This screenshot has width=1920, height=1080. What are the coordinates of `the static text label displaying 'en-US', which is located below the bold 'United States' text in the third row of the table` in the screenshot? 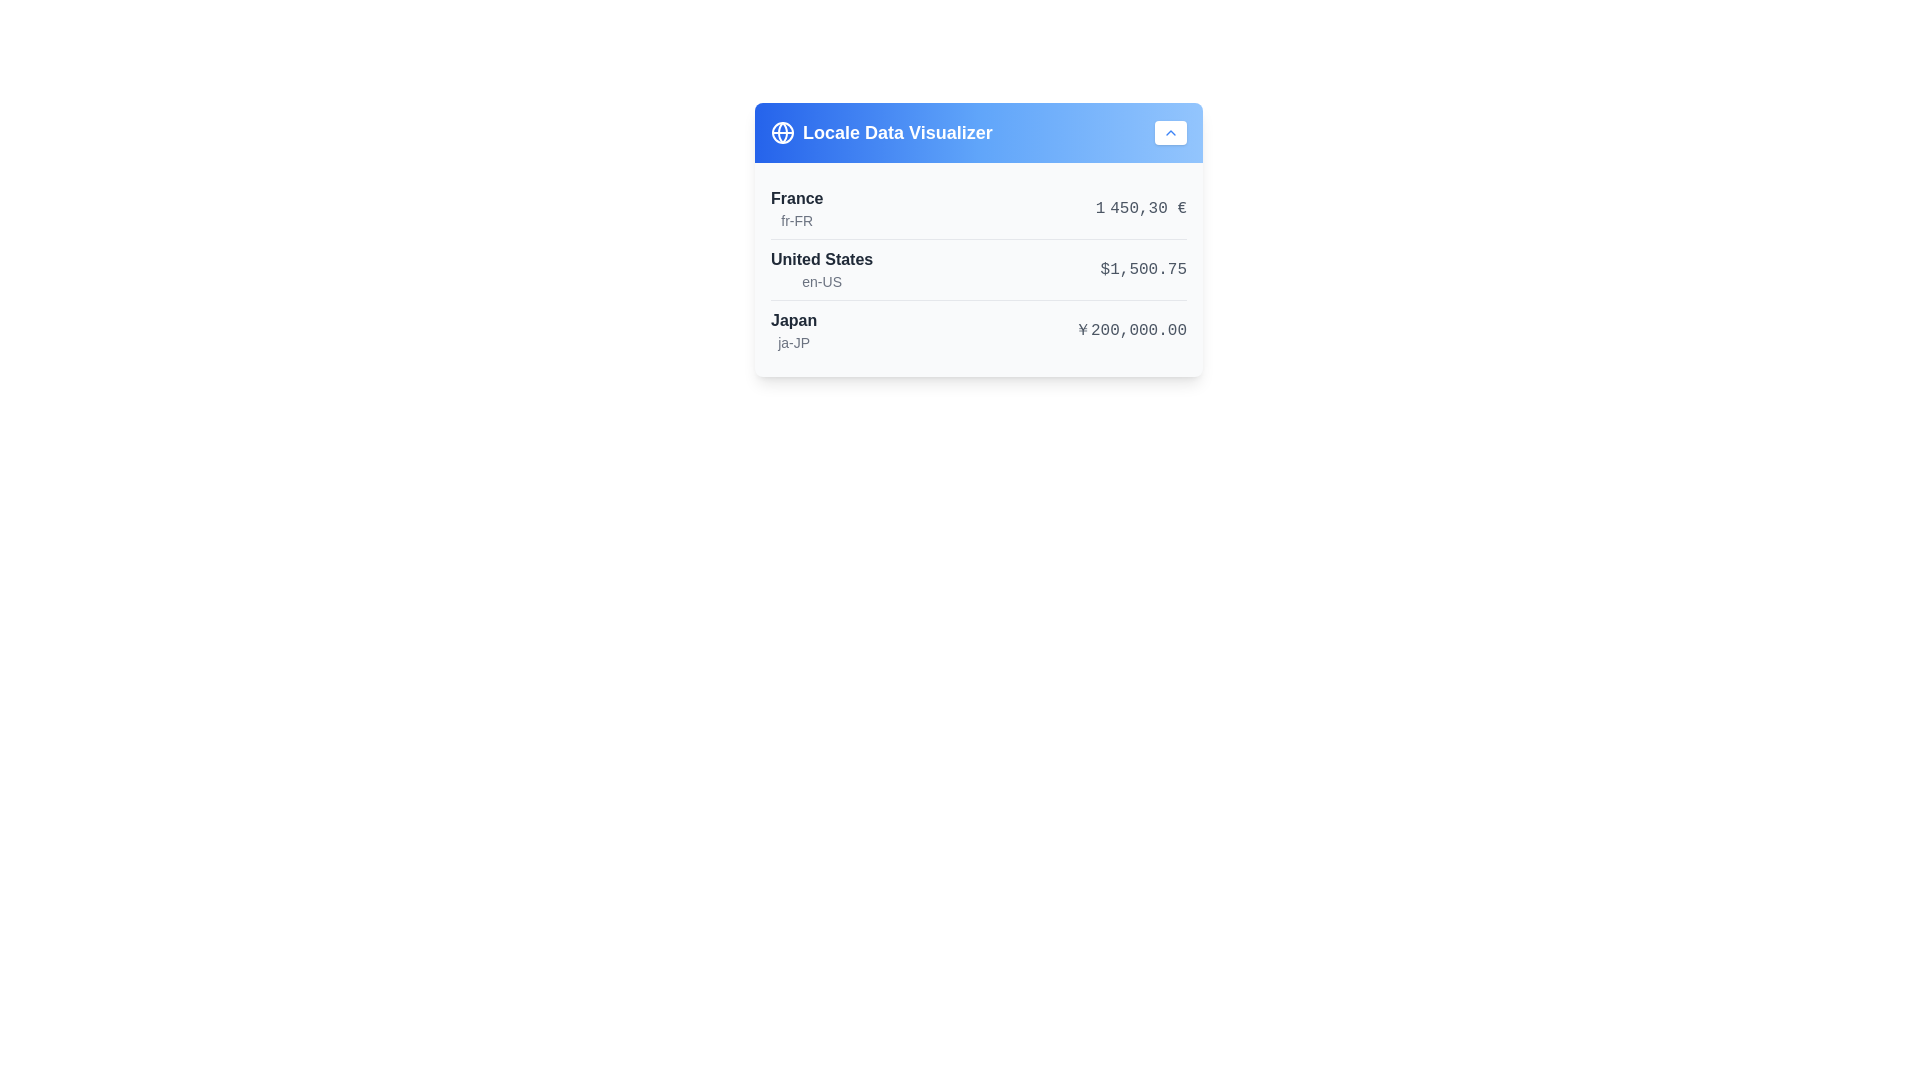 It's located at (822, 281).